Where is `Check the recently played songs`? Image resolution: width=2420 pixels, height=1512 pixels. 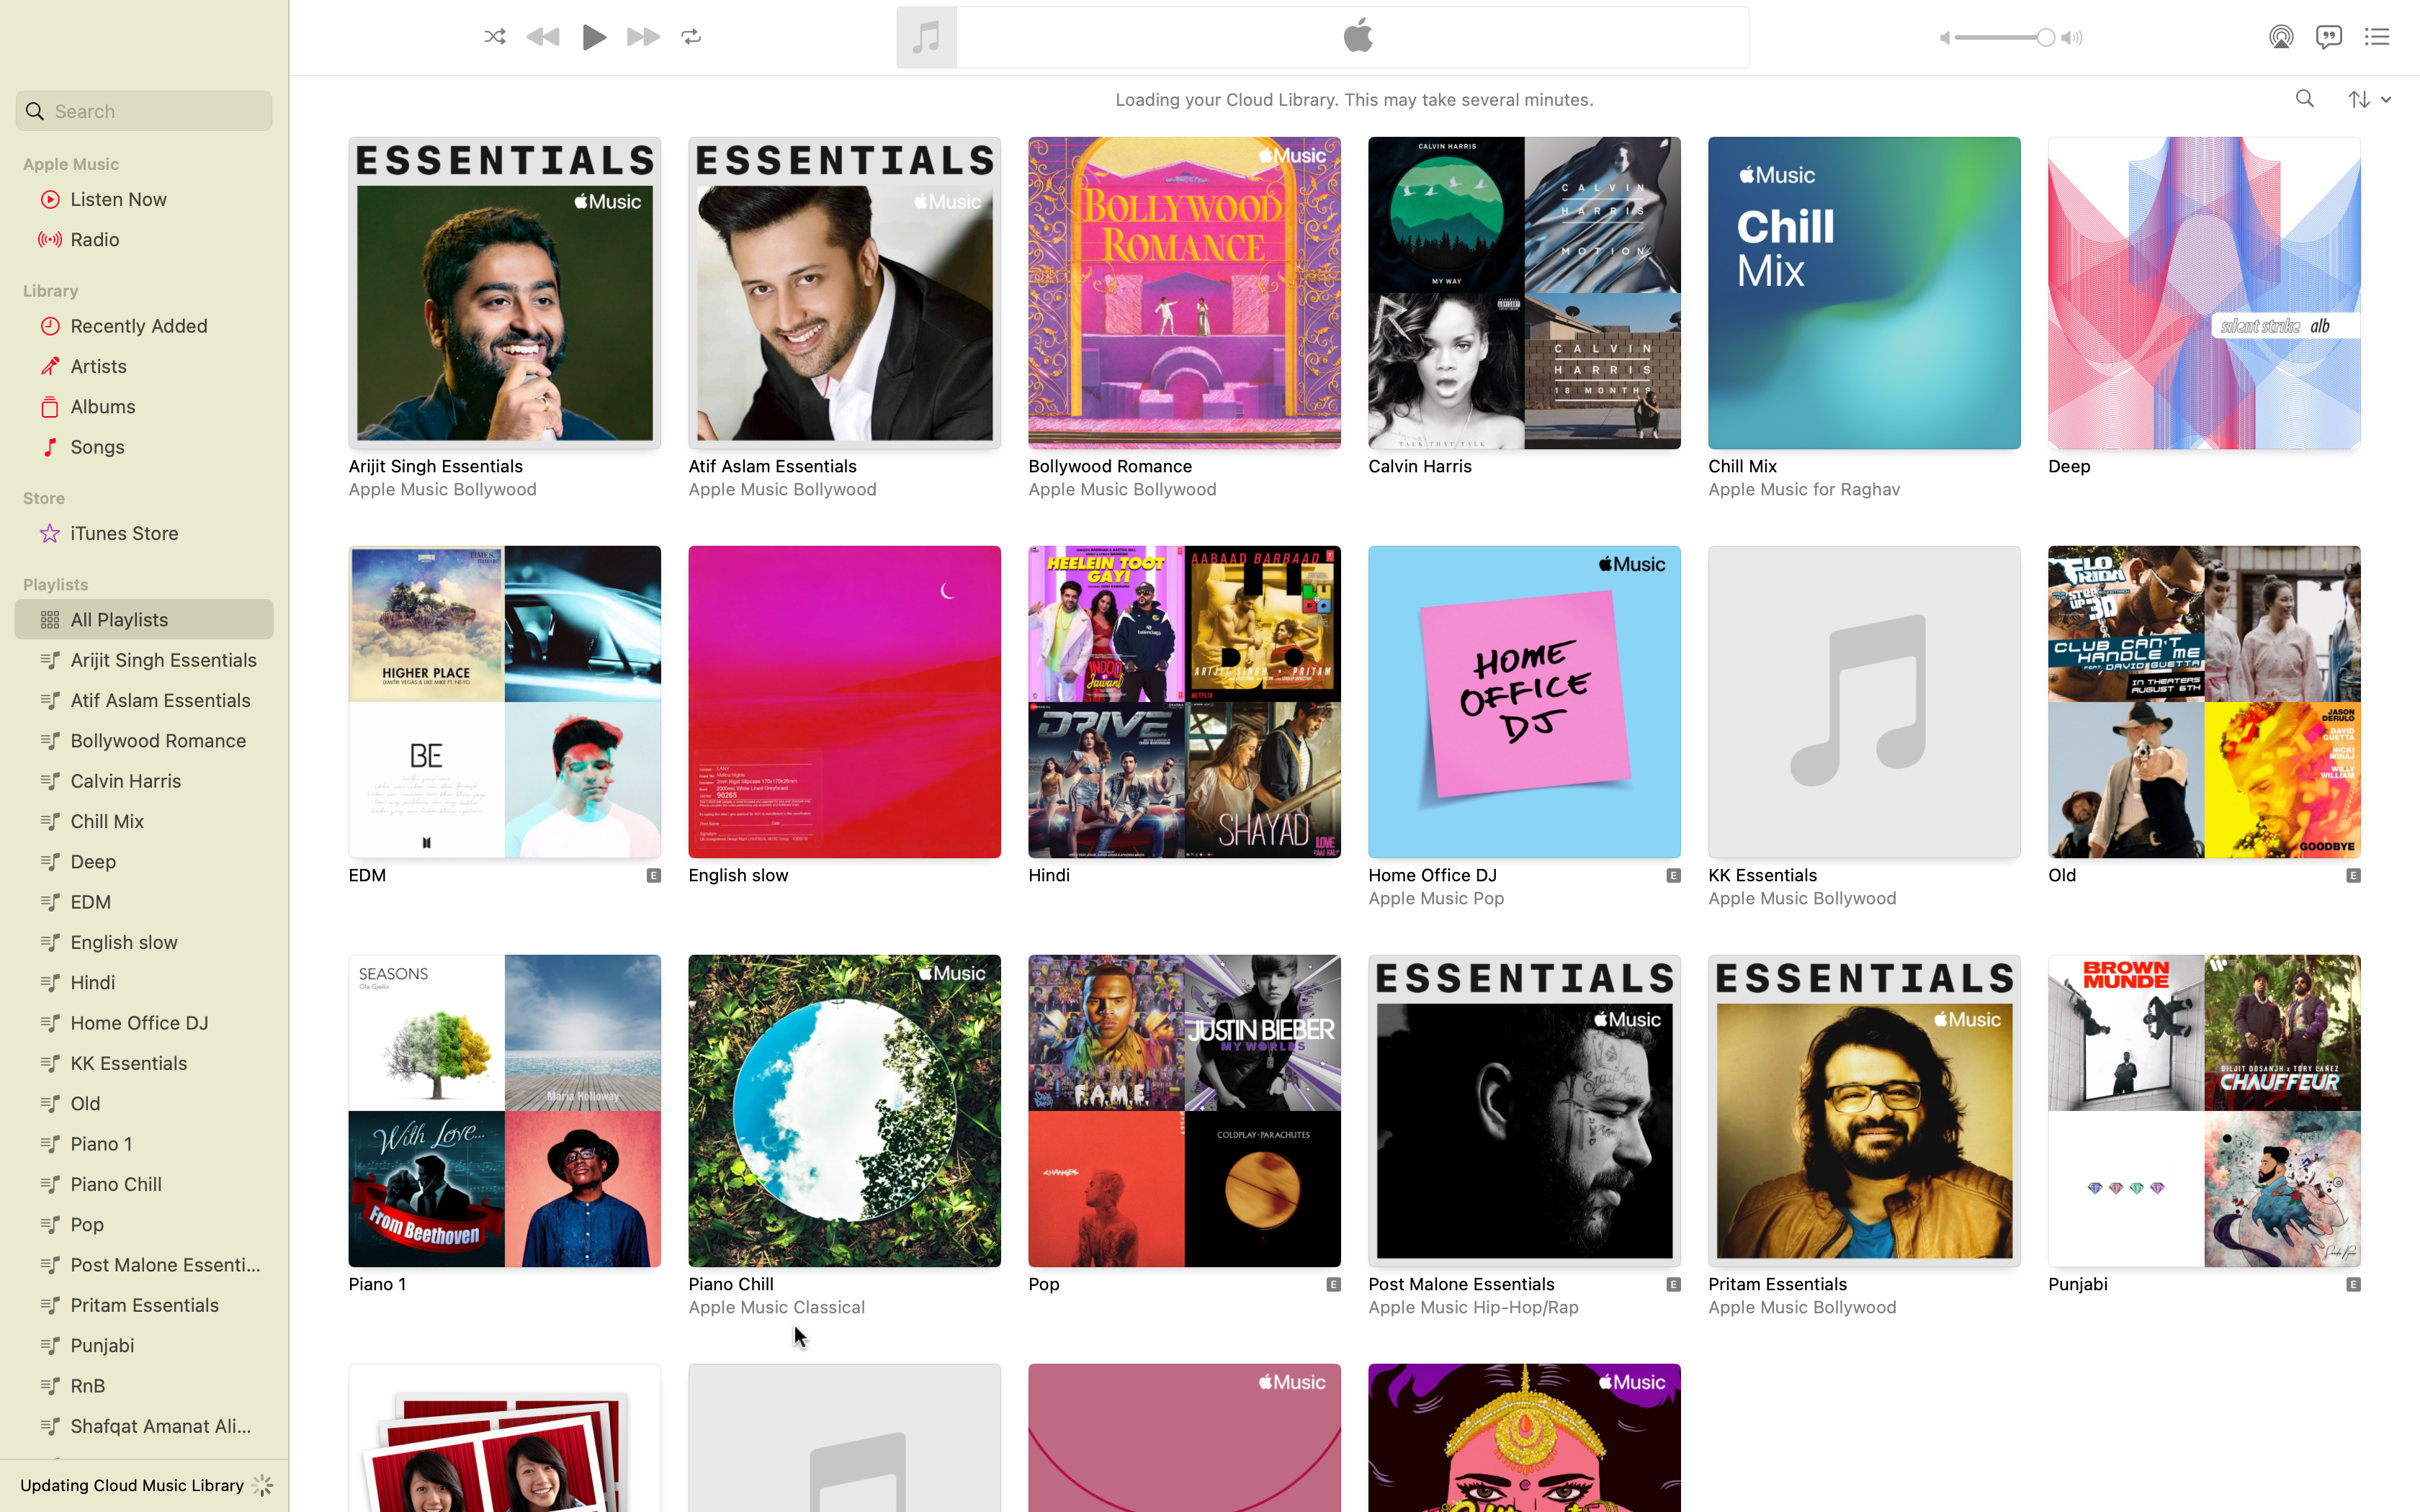
Check the recently played songs is located at coordinates (140, 325).